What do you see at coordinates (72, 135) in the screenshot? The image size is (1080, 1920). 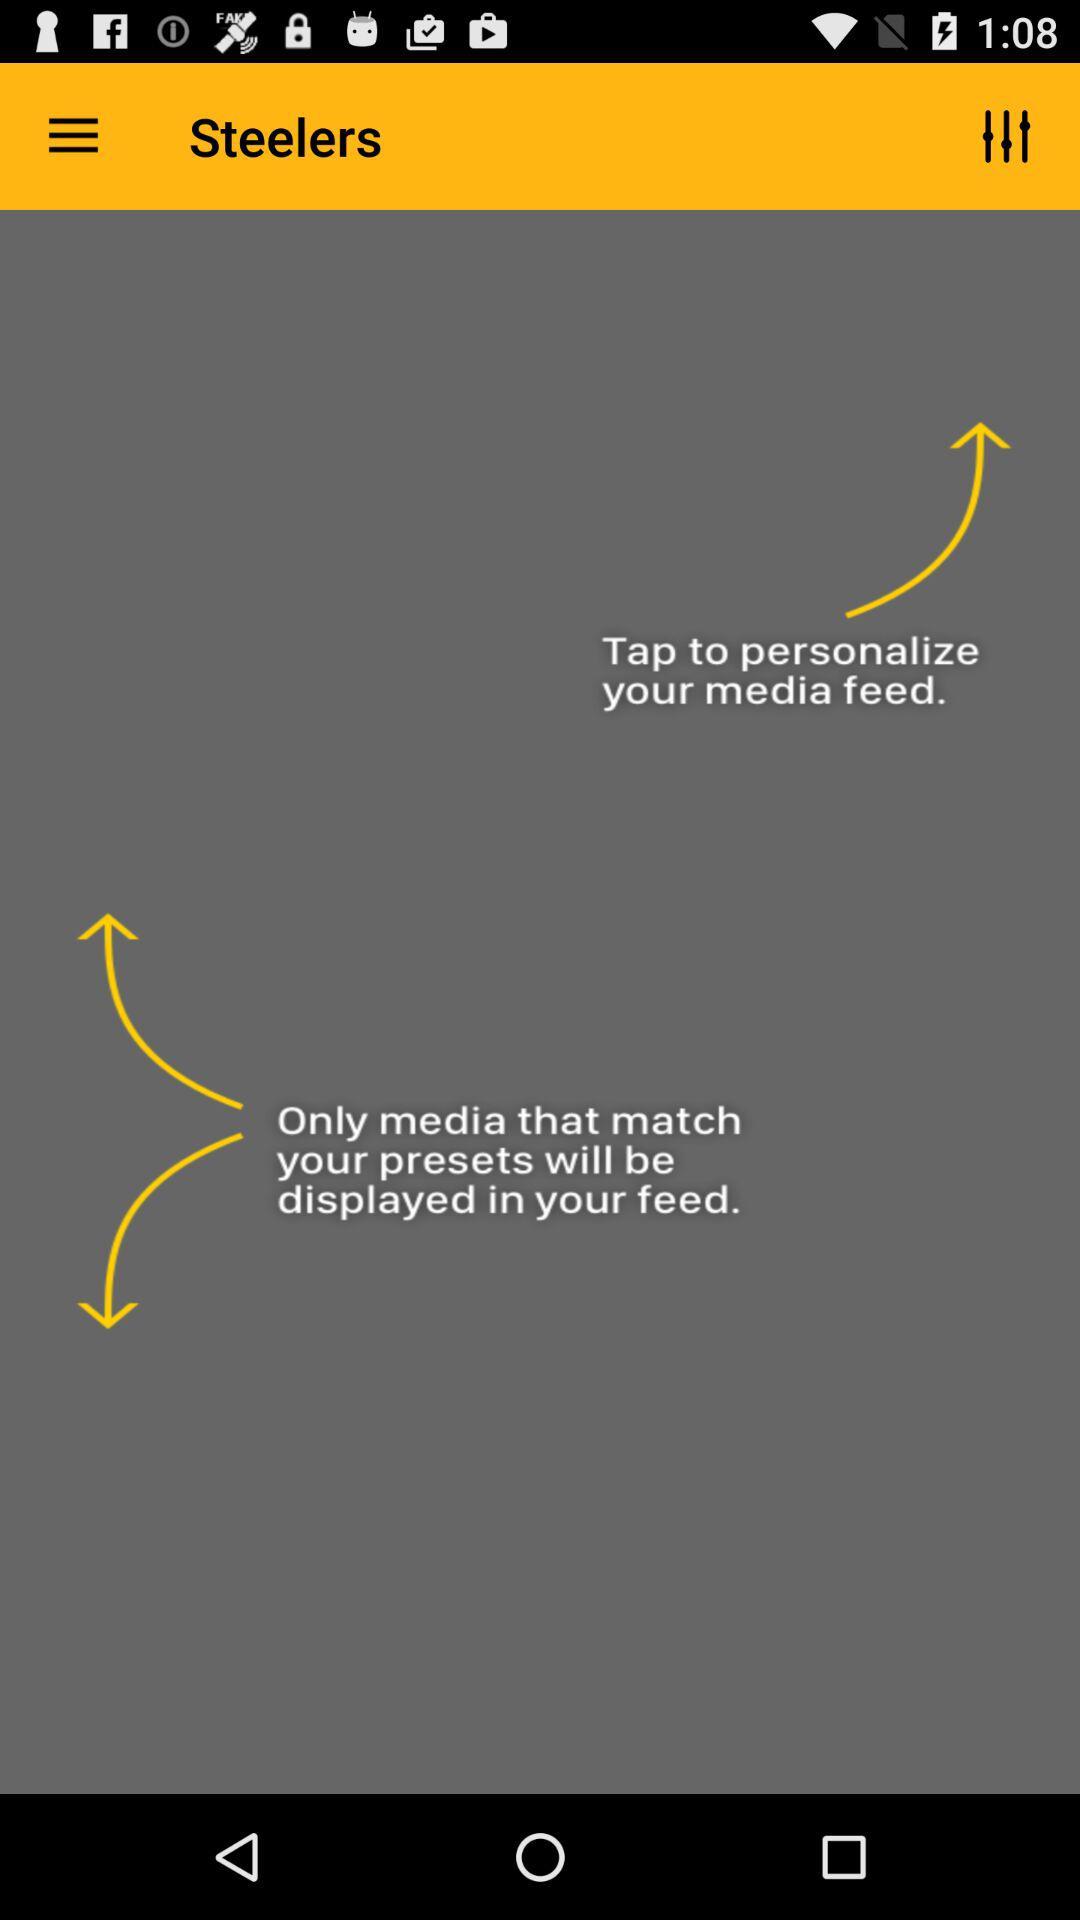 I see `the icon next to the steelers item` at bounding box center [72, 135].